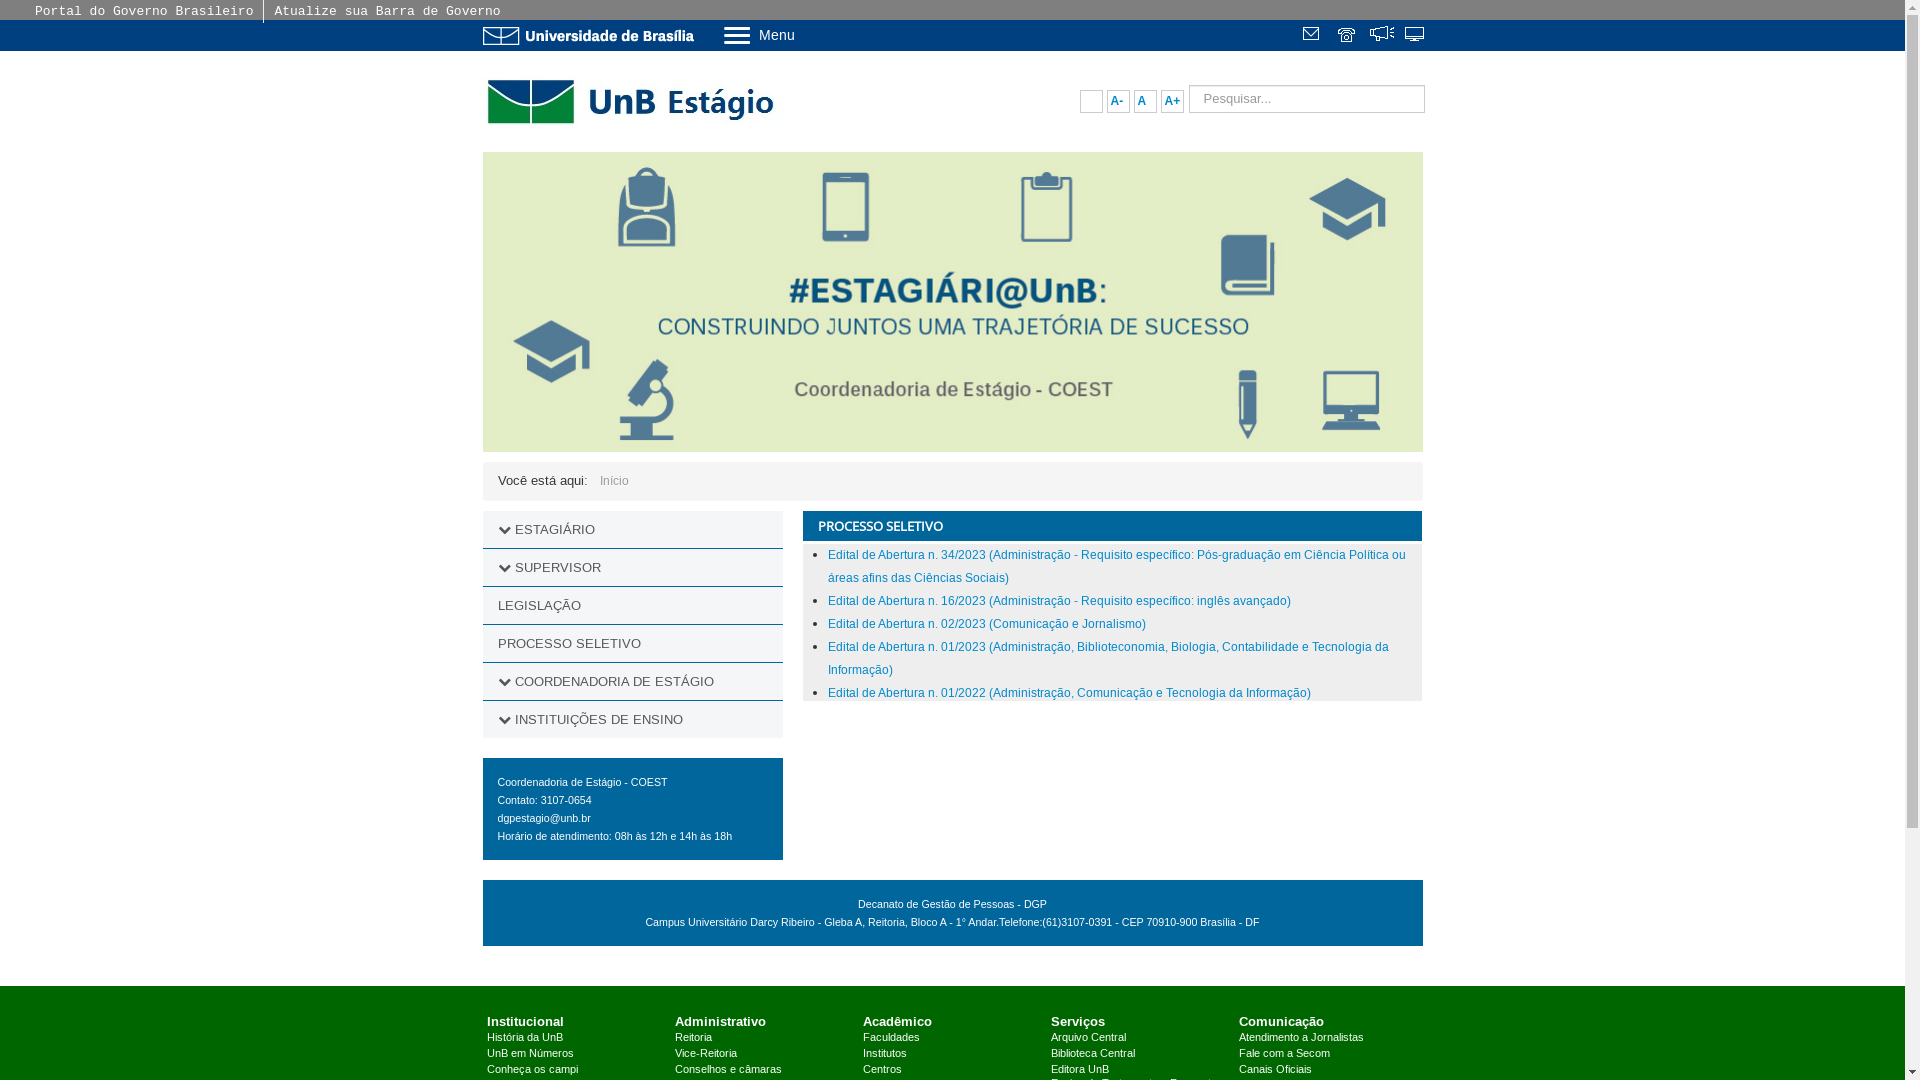  What do you see at coordinates (705, 1052) in the screenshot?
I see `'Vice-Reitoria'` at bounding box center [705, 1052].